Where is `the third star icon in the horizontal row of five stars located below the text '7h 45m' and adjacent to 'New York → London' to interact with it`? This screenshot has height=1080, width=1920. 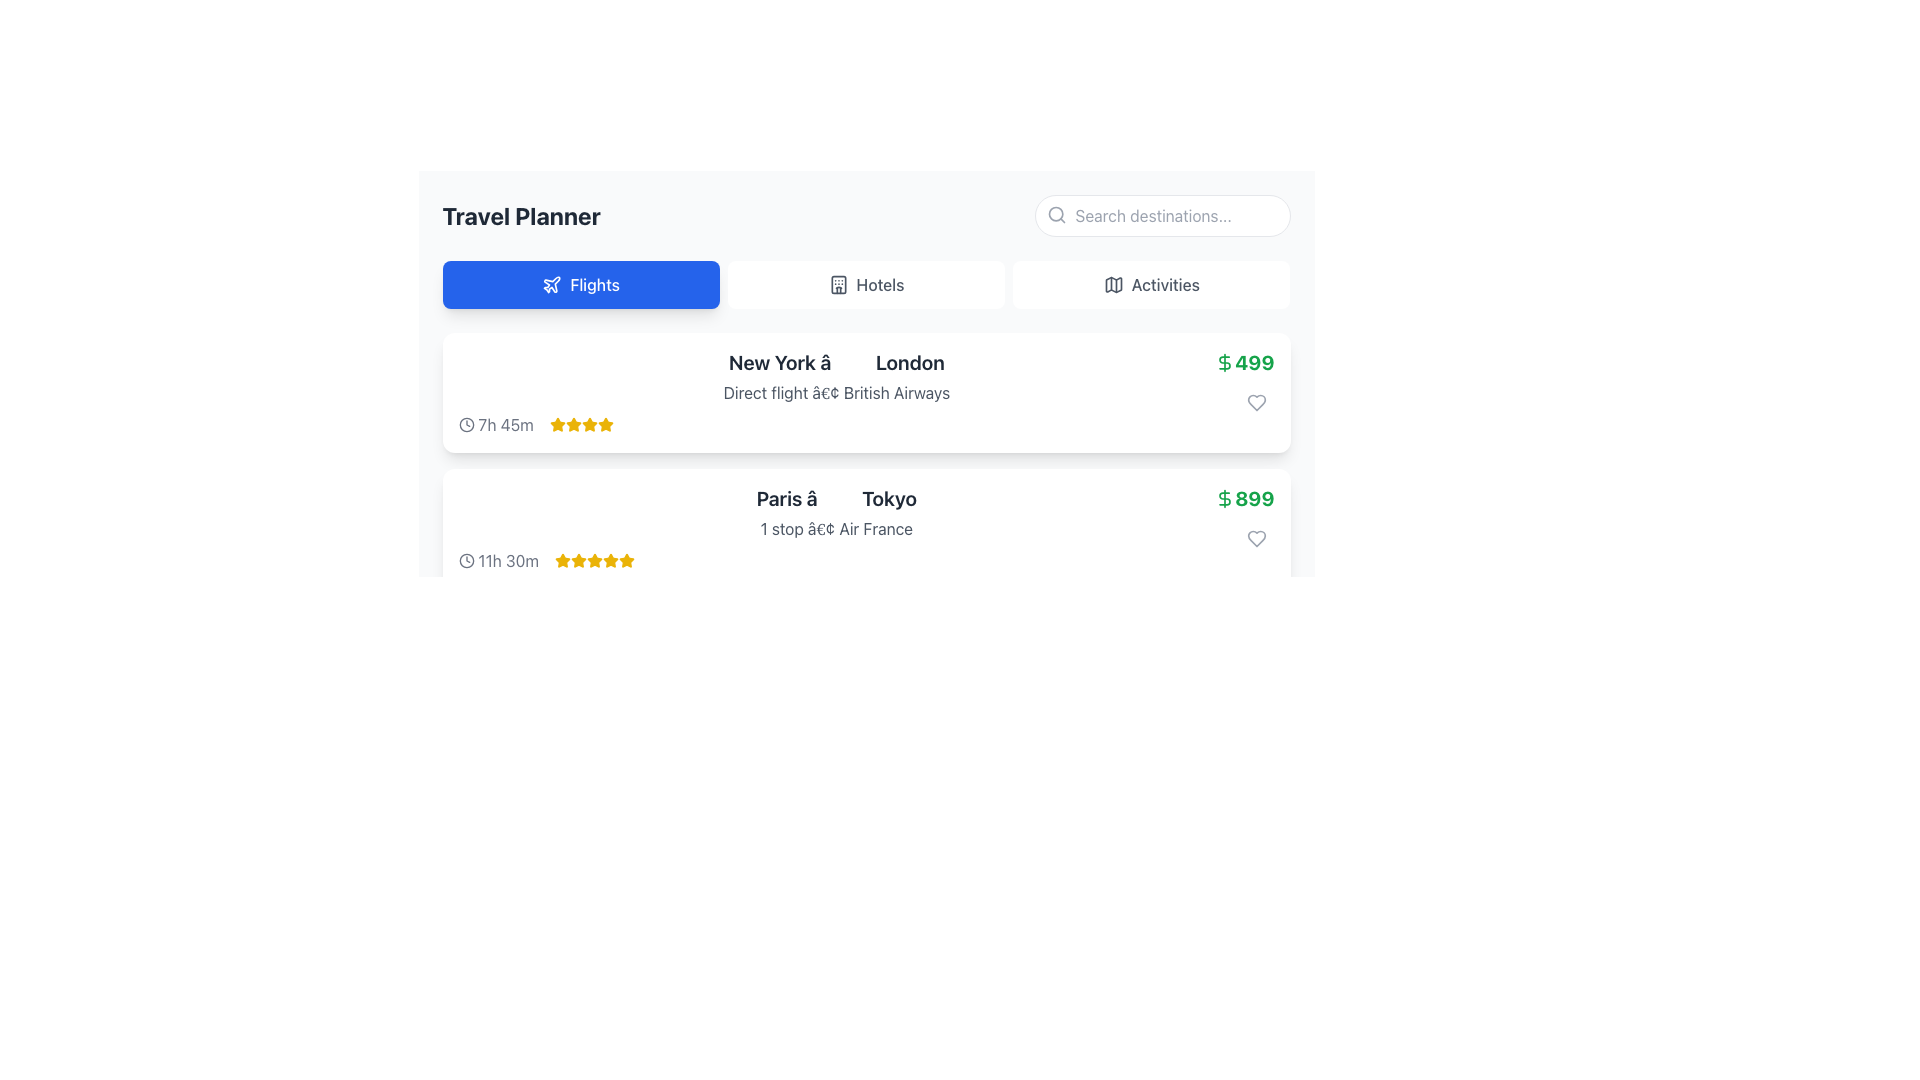
the third star icon in the horizontal row of five stars located below the text '7h 45m' and adjacent to 'New York → London' to interact with it is located at coordinates (572, 423).